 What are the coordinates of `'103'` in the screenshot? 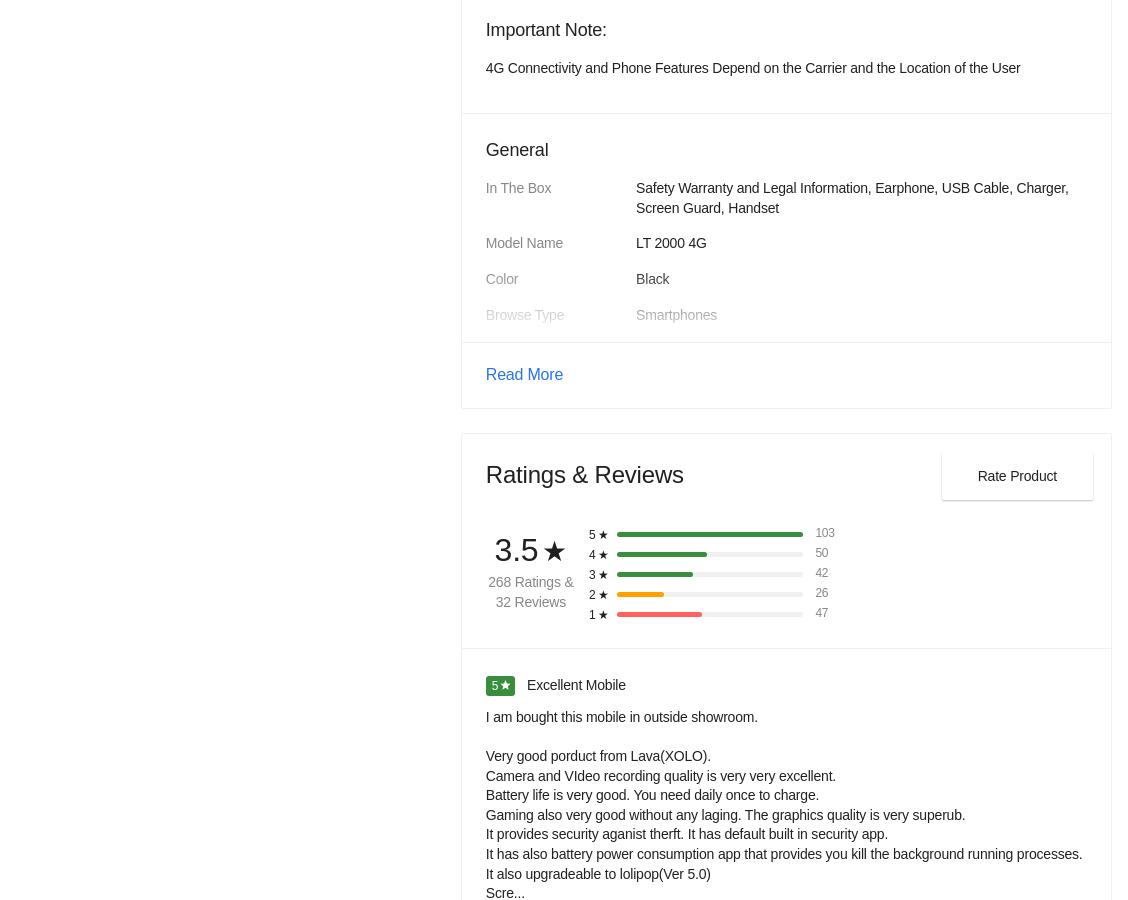 It's located at (814, 531).